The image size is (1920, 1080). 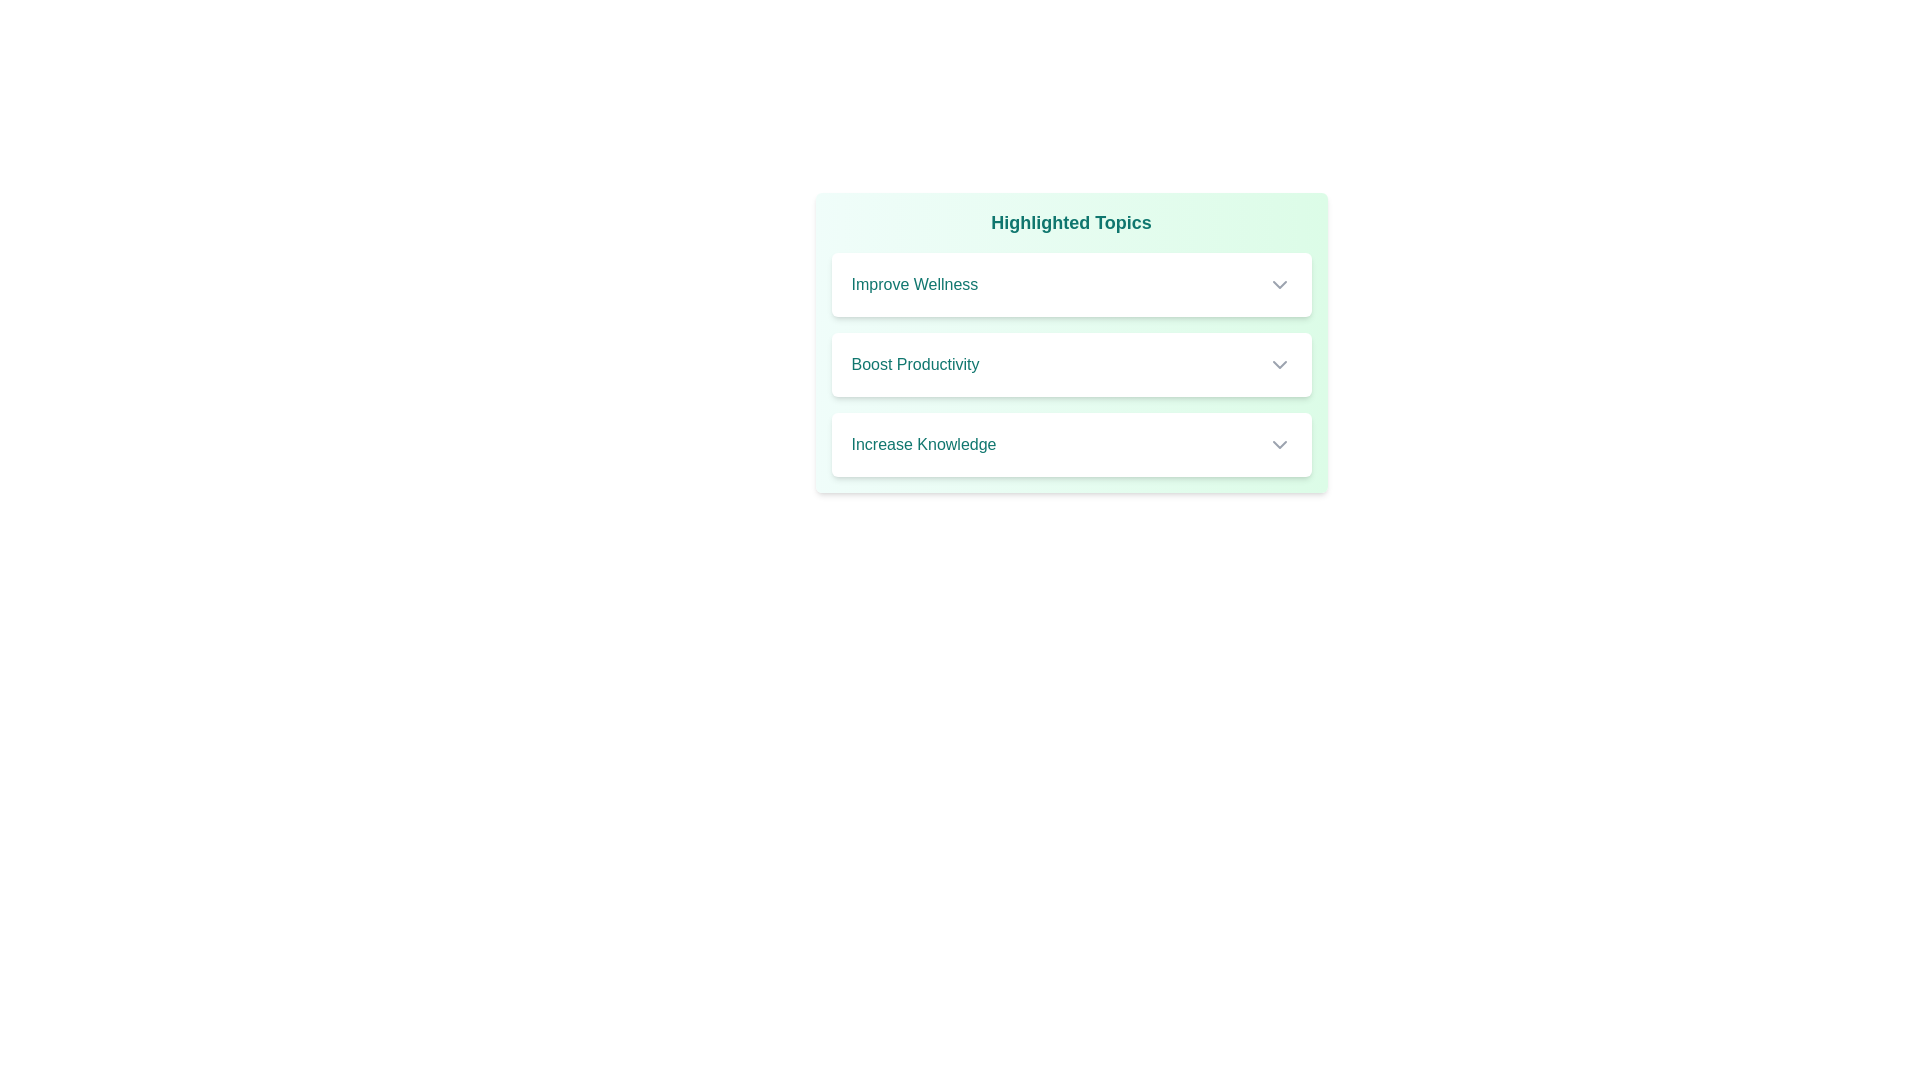 What do you see at coordinates (1278, 365) in the screenshot?
I see `the Chevron, Downward icon in the 'Boost Productivity' section to trigger tooltip or visual feedback` at bounding box center [1278, 365].